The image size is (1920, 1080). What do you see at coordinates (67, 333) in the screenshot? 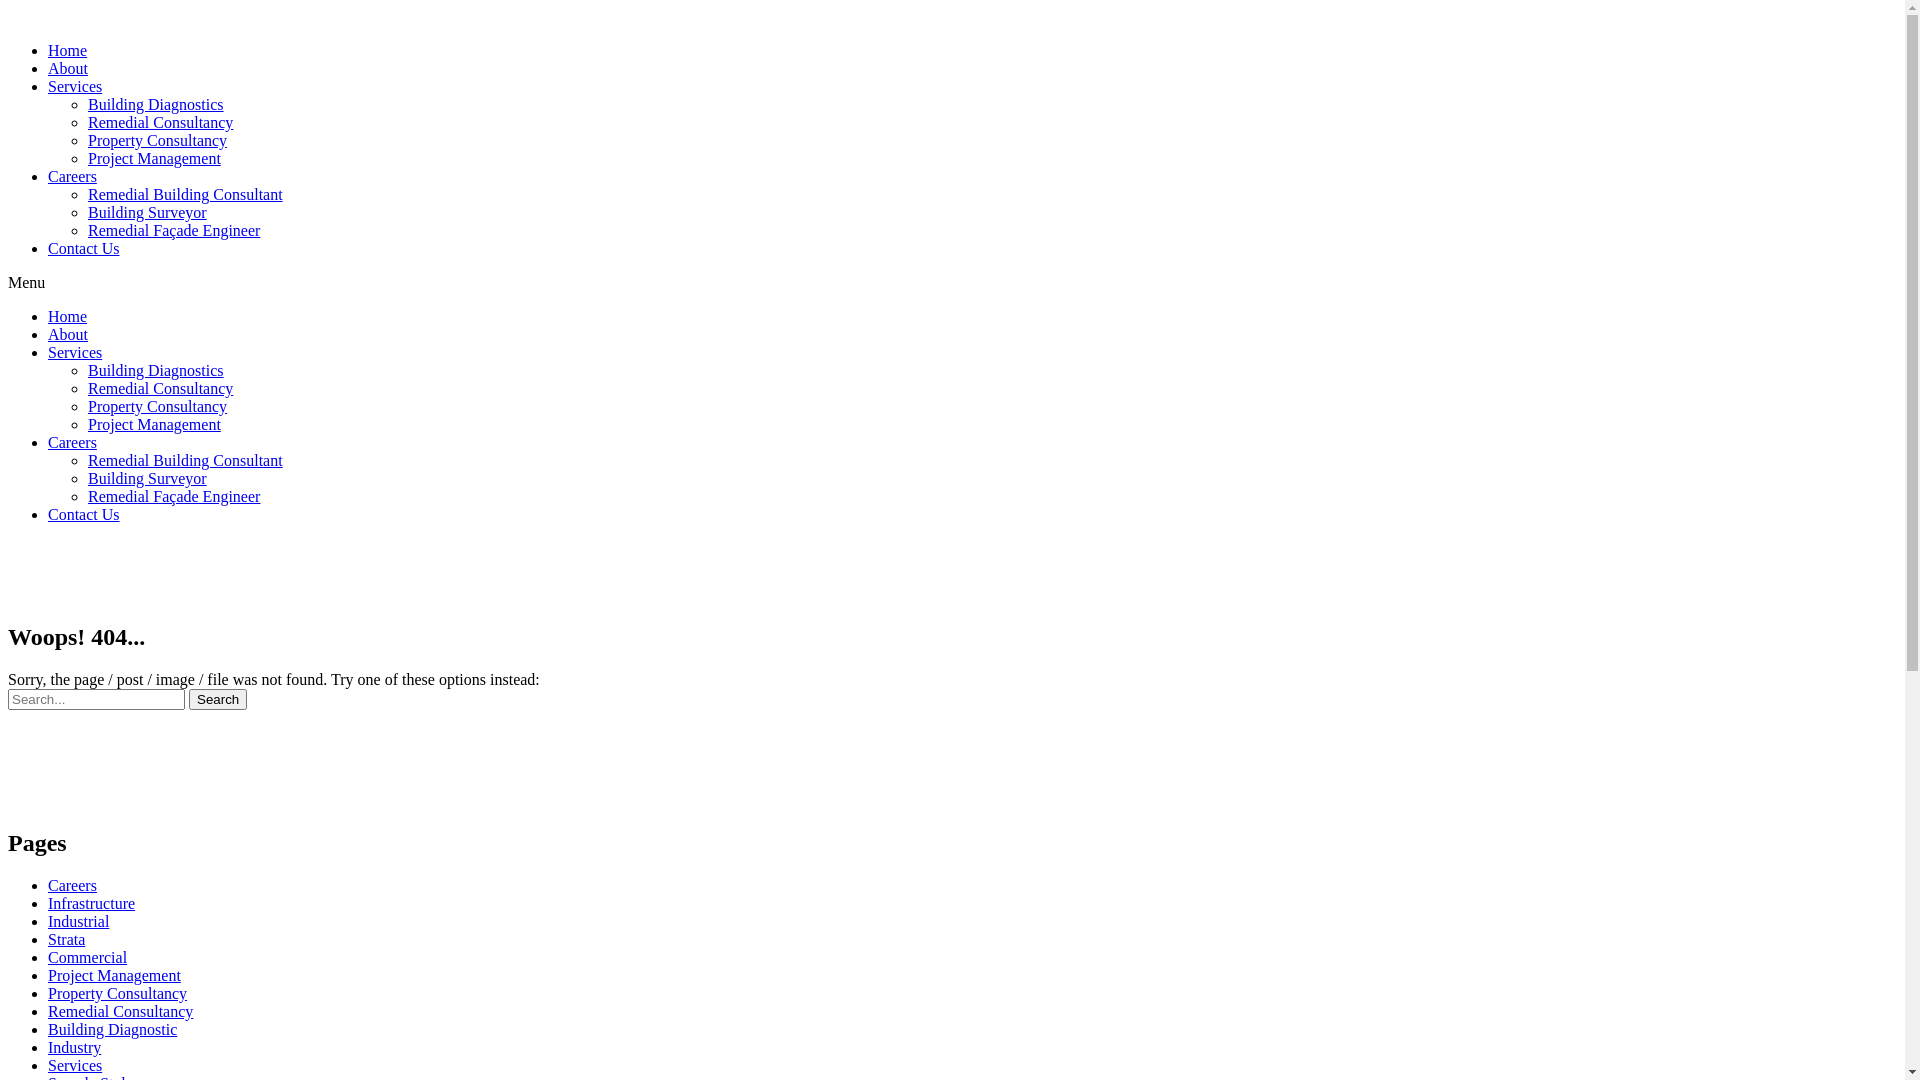
I see `'About'` at bounding box center [67, 333].